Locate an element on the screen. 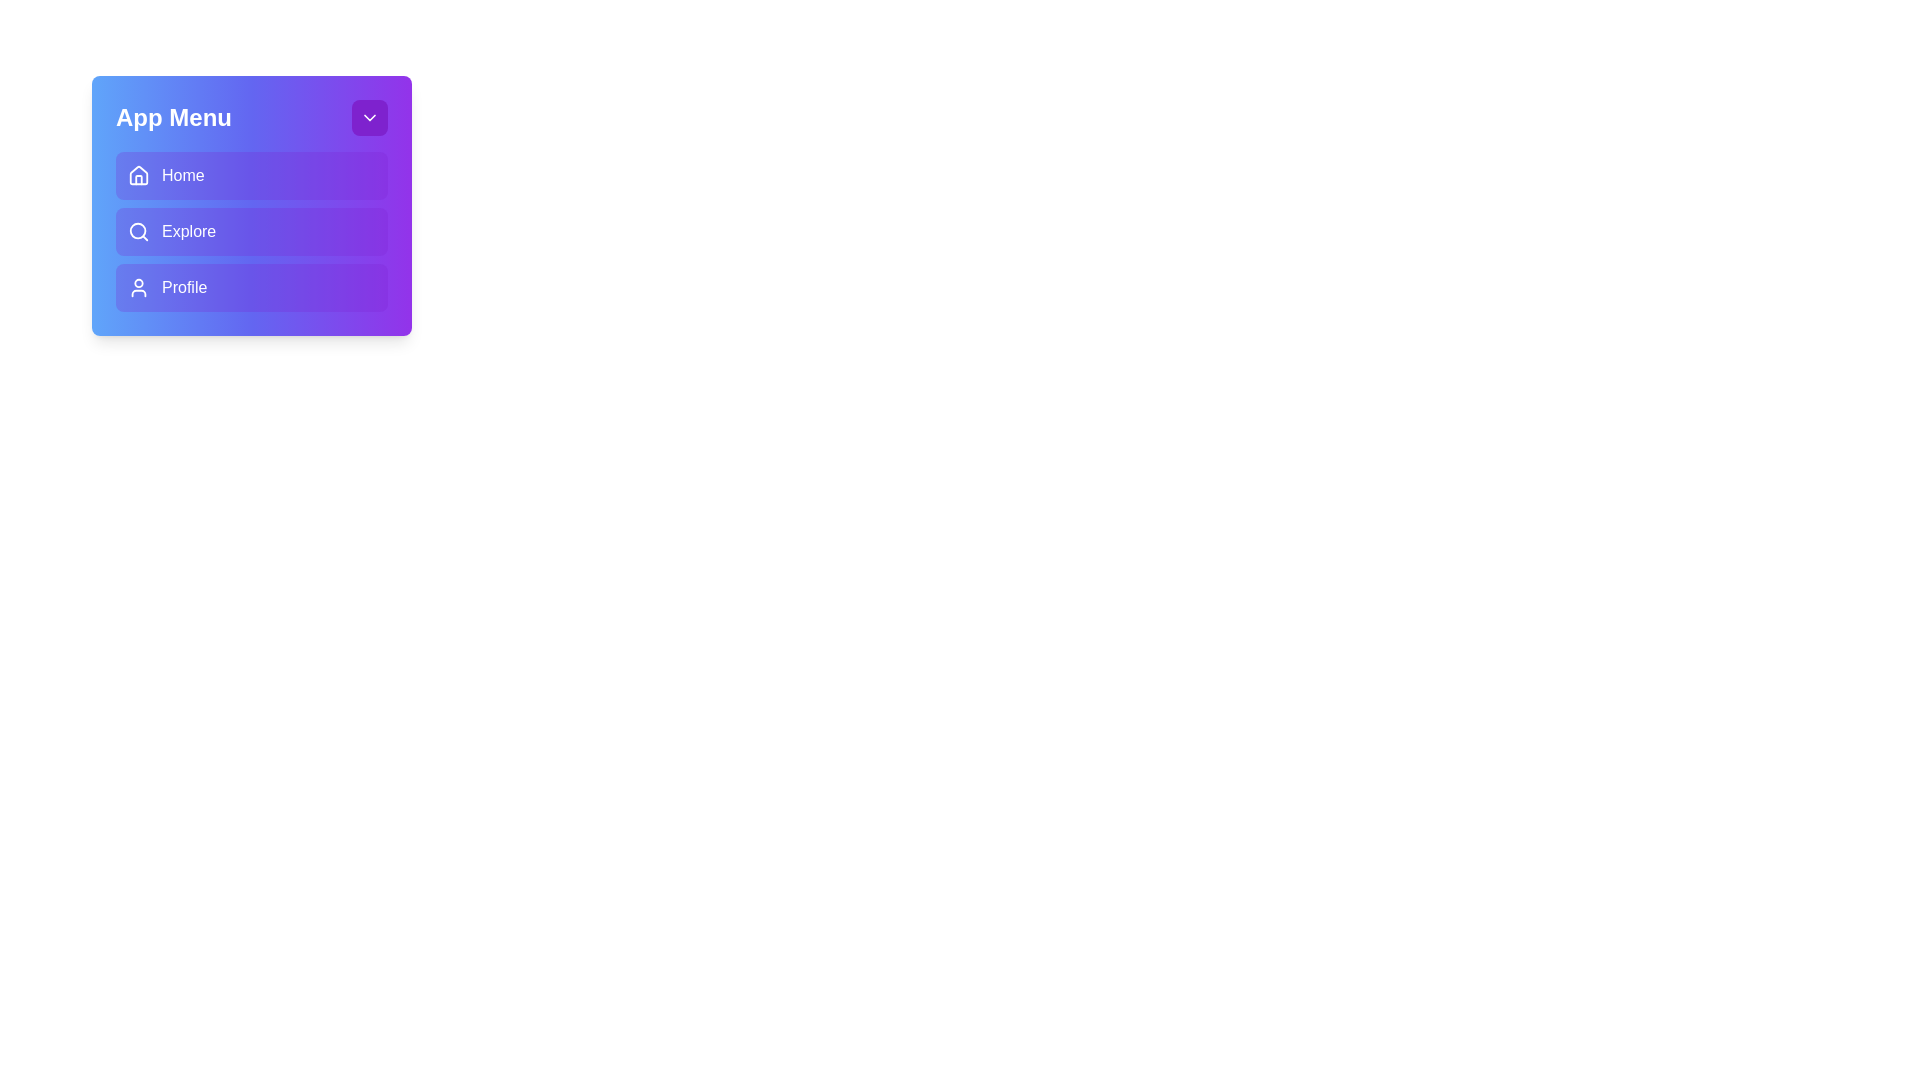 The width and height of the screenshot is (1920, 1080). the downward chevron icon located at the top-right corner of the purple rounded square button within the 'App Menu' card is located at coordinates (369, 118).